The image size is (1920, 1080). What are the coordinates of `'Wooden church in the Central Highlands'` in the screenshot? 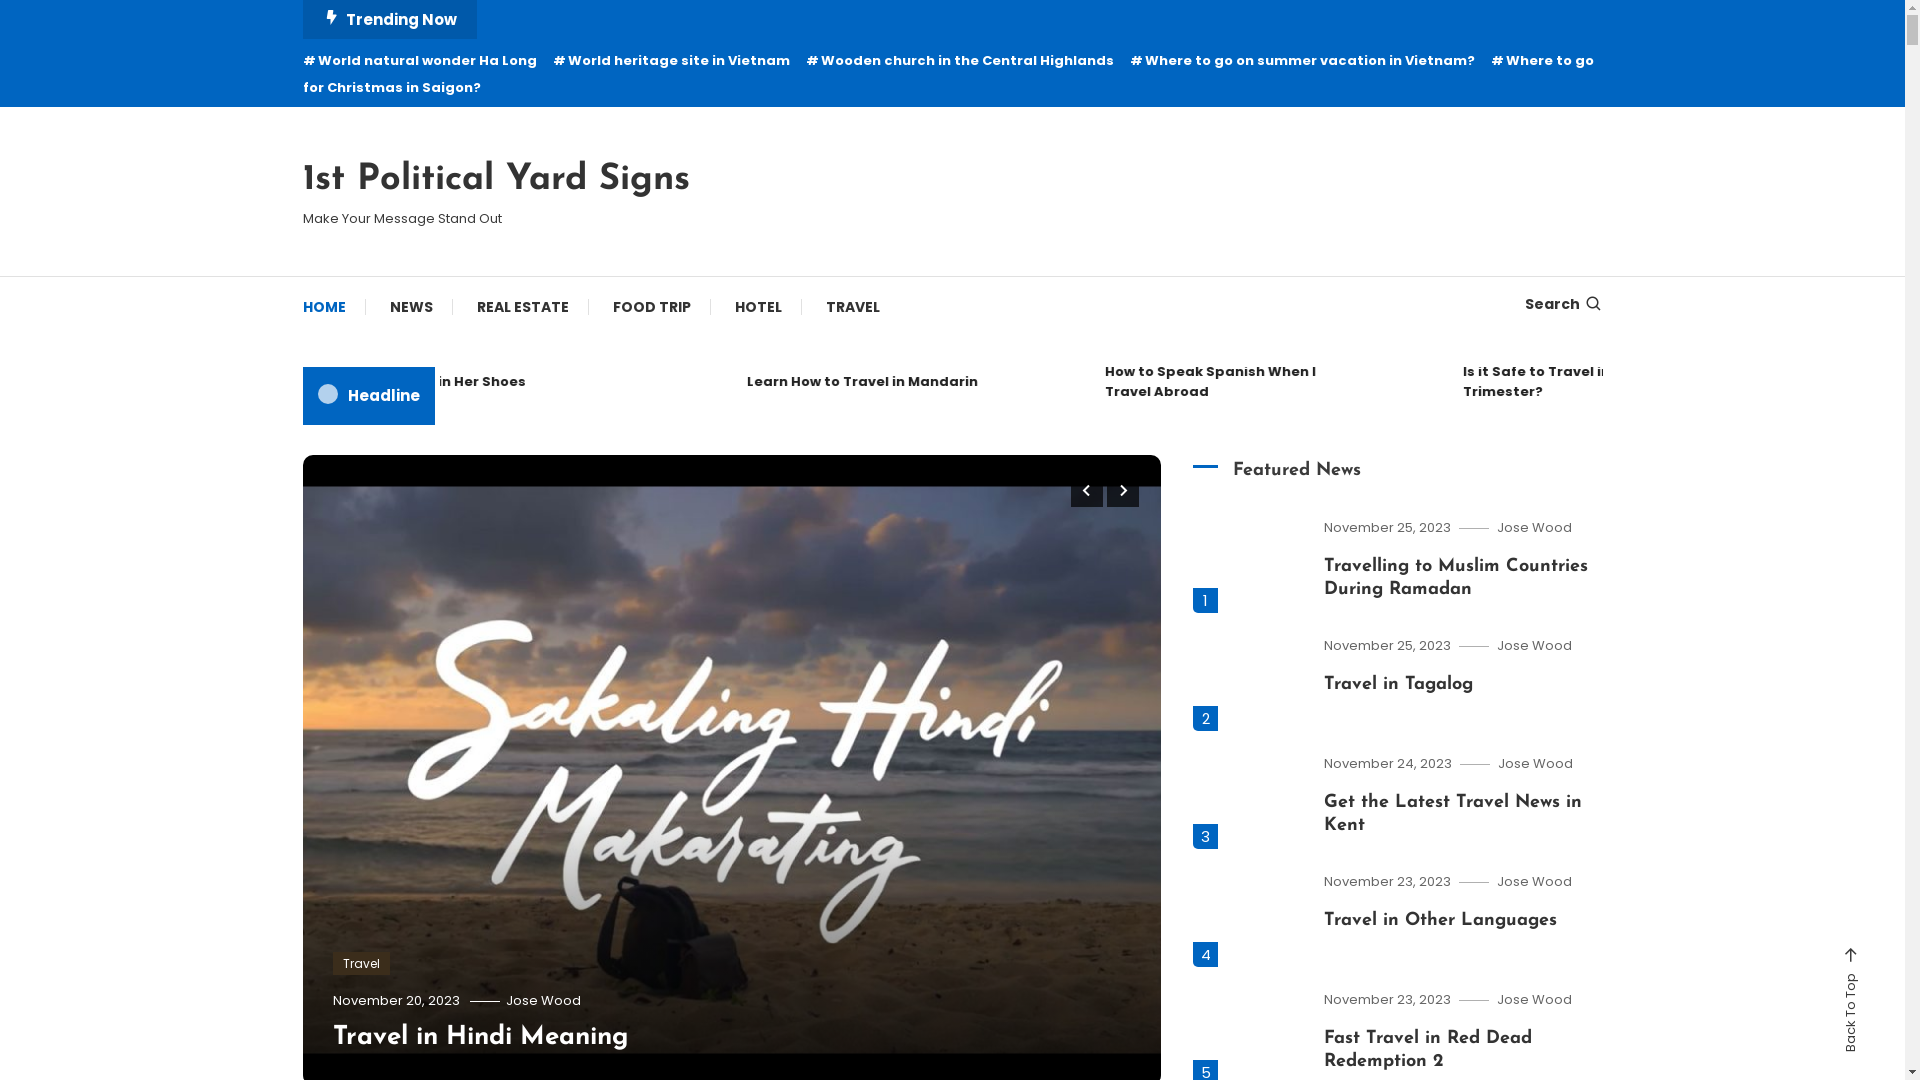 It's located at (960, 59).